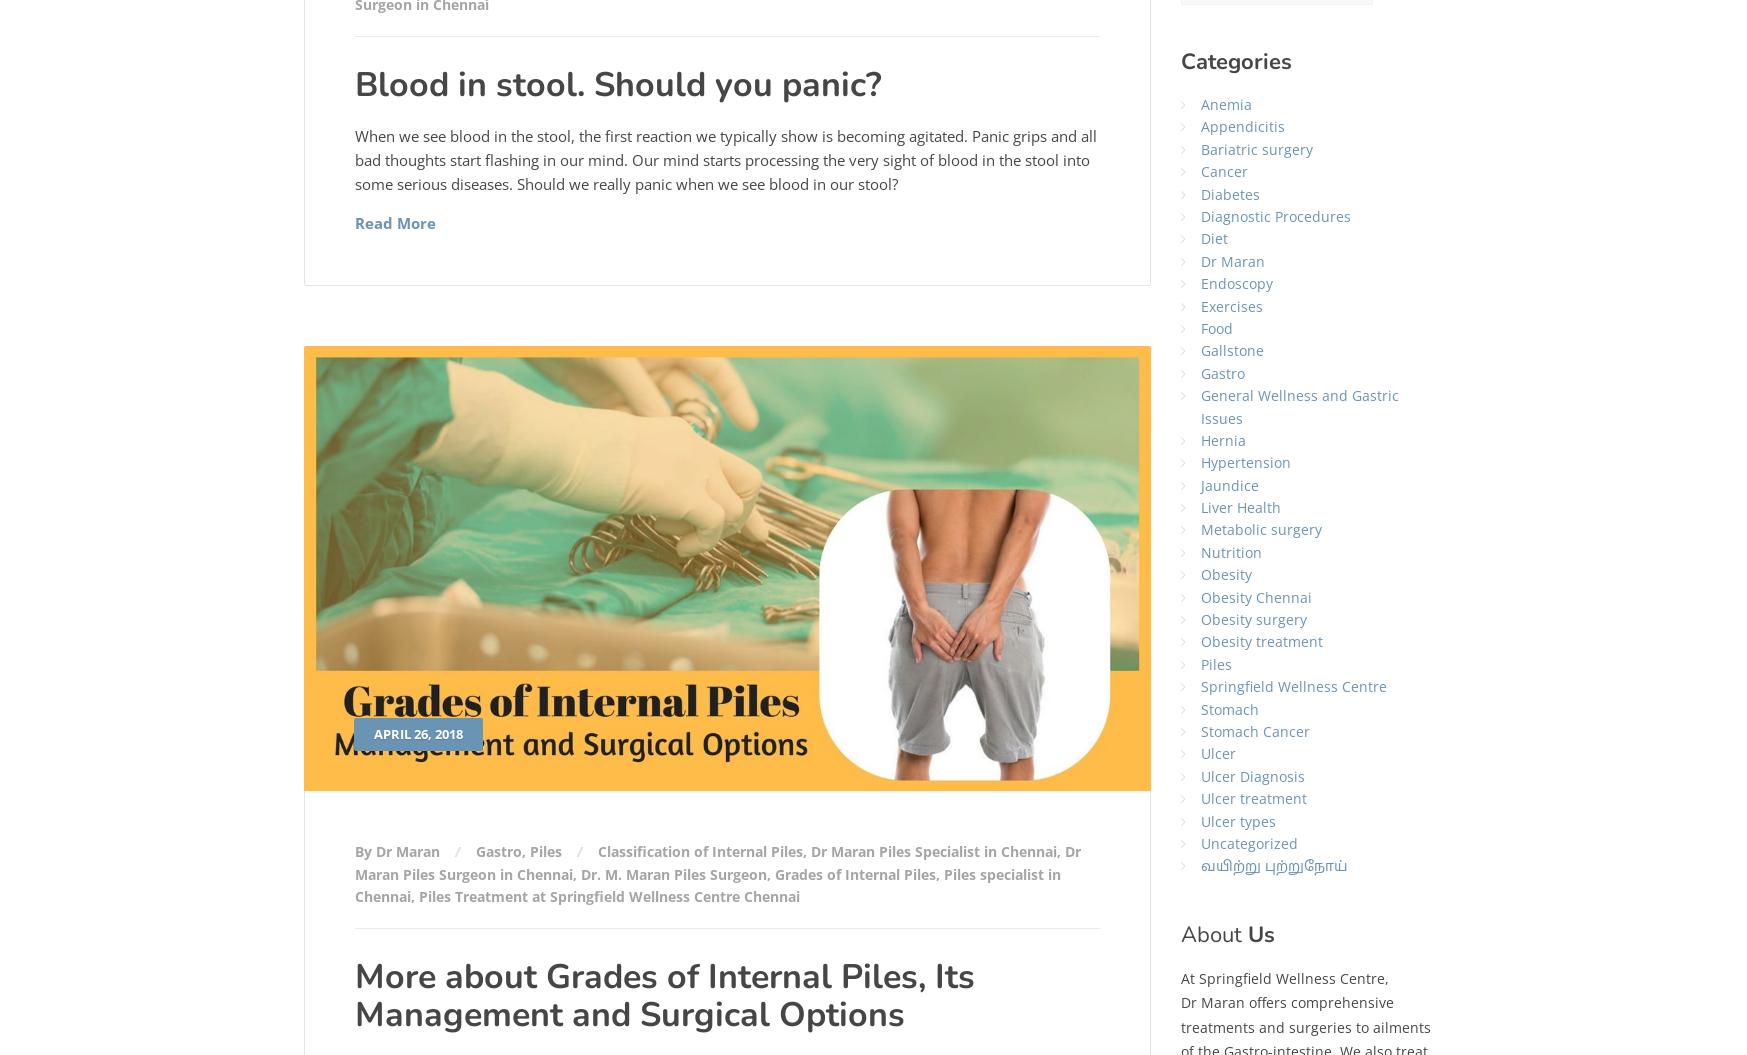  What do you see at coordinates (417, 733) in the screenshot?
I see `'April 26, 2018'` at bounding box center [417, 733].